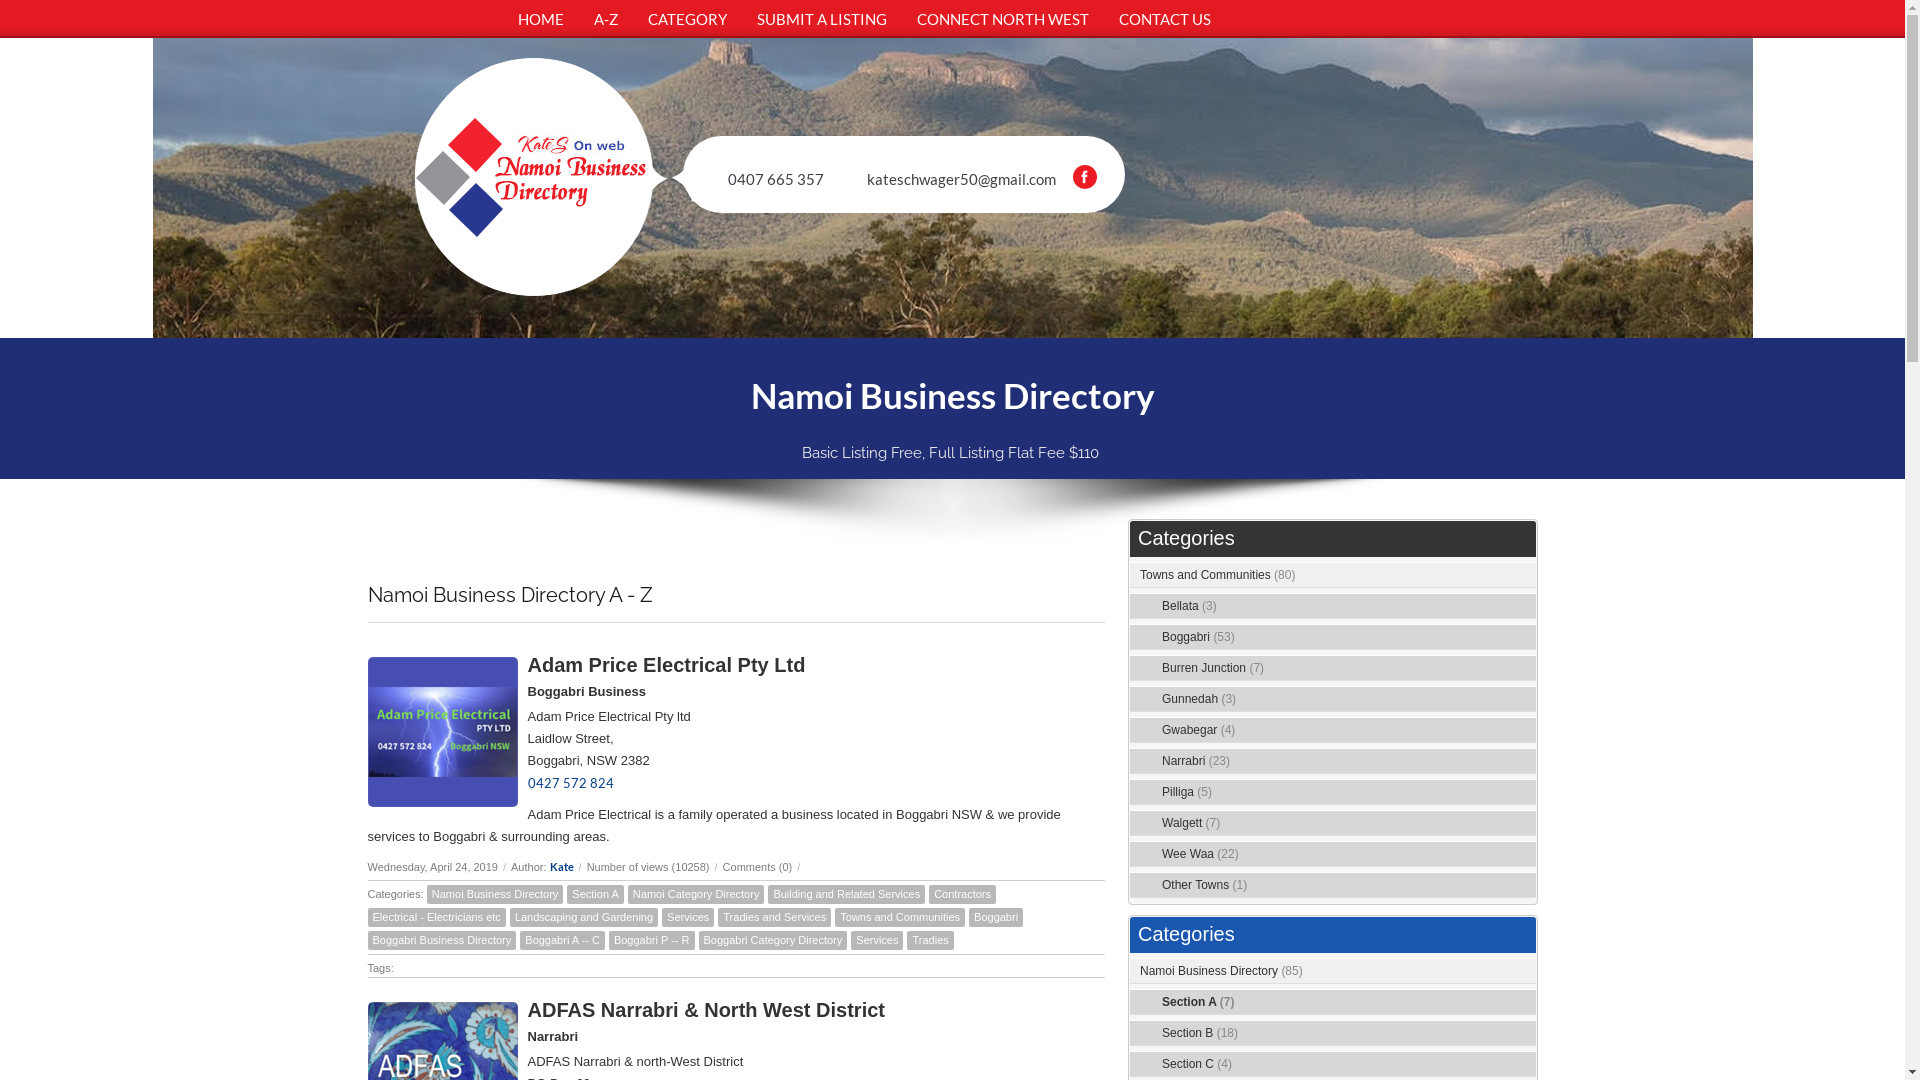  I want to click on '0427 572 824', so click(570, 782).